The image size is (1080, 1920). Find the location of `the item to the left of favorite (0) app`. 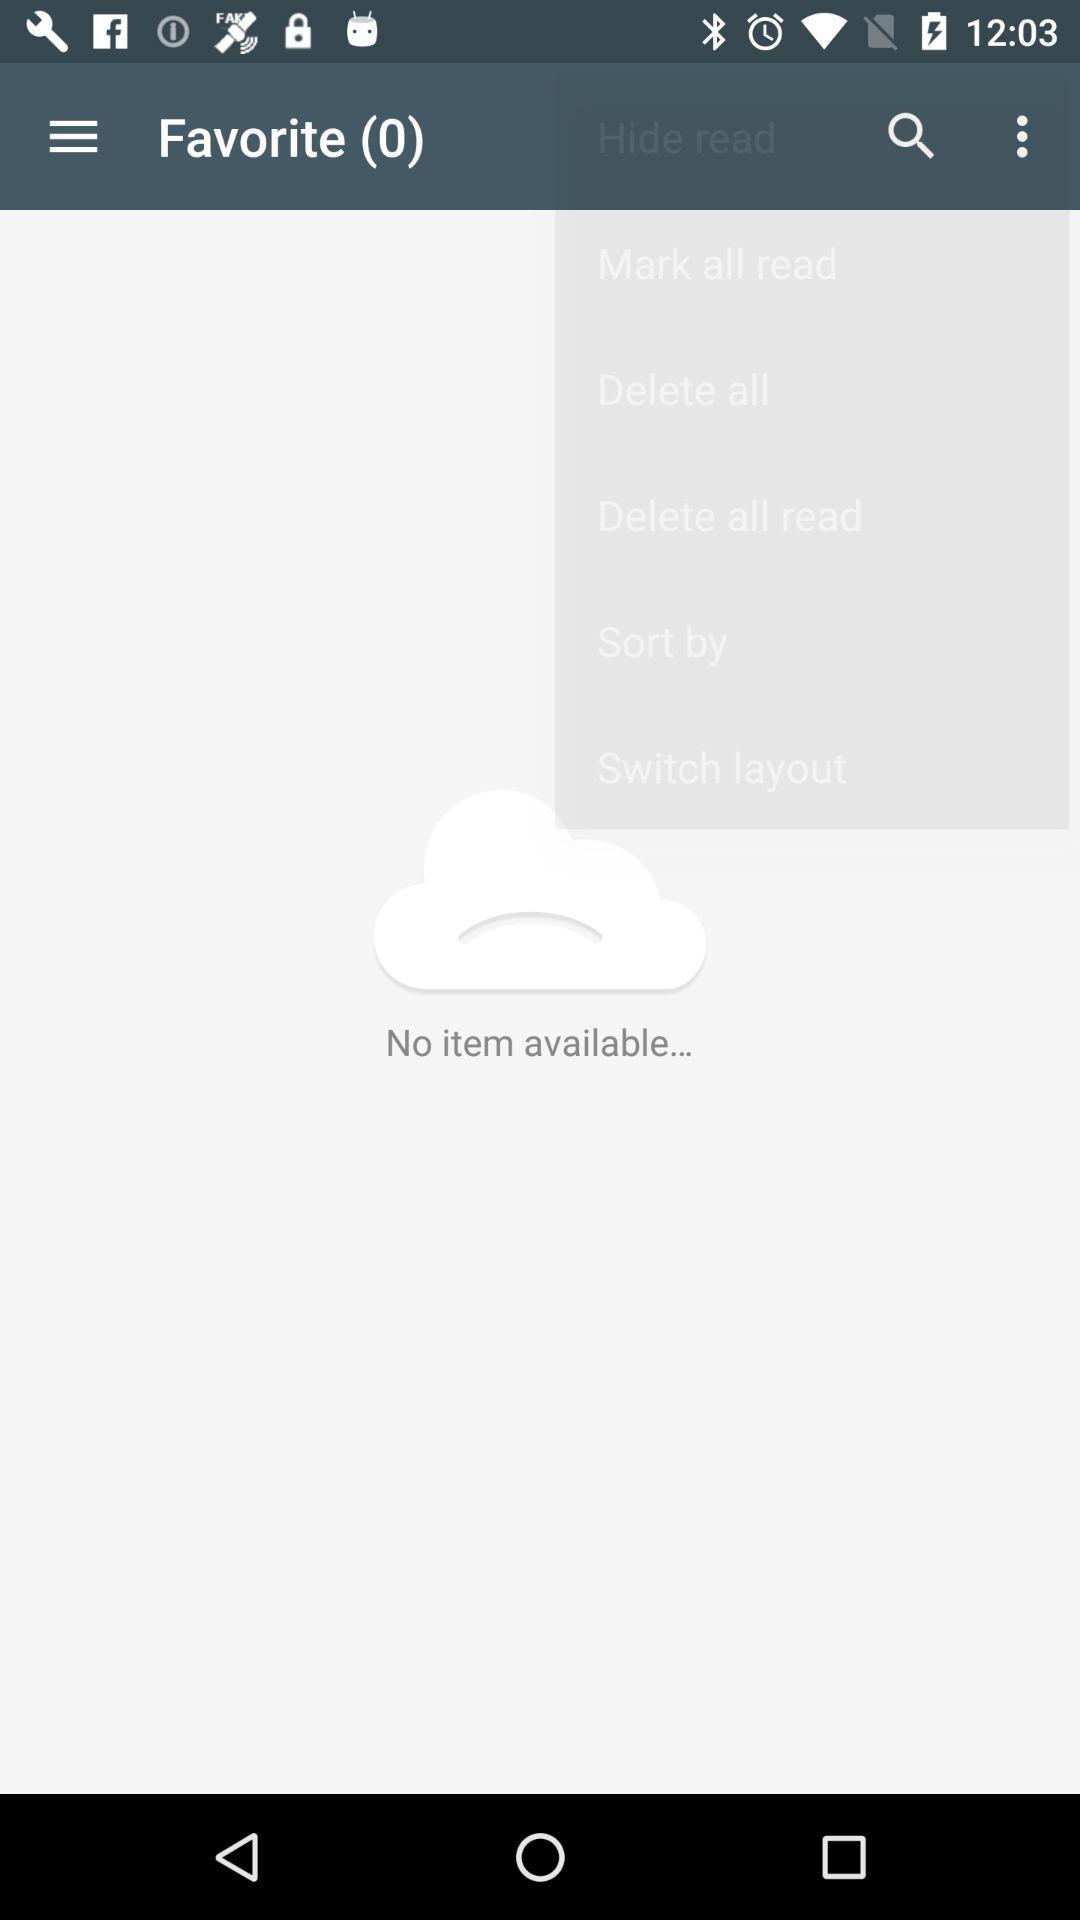

the item to the left of favorite (0) app is located at coordinates (72, 135).